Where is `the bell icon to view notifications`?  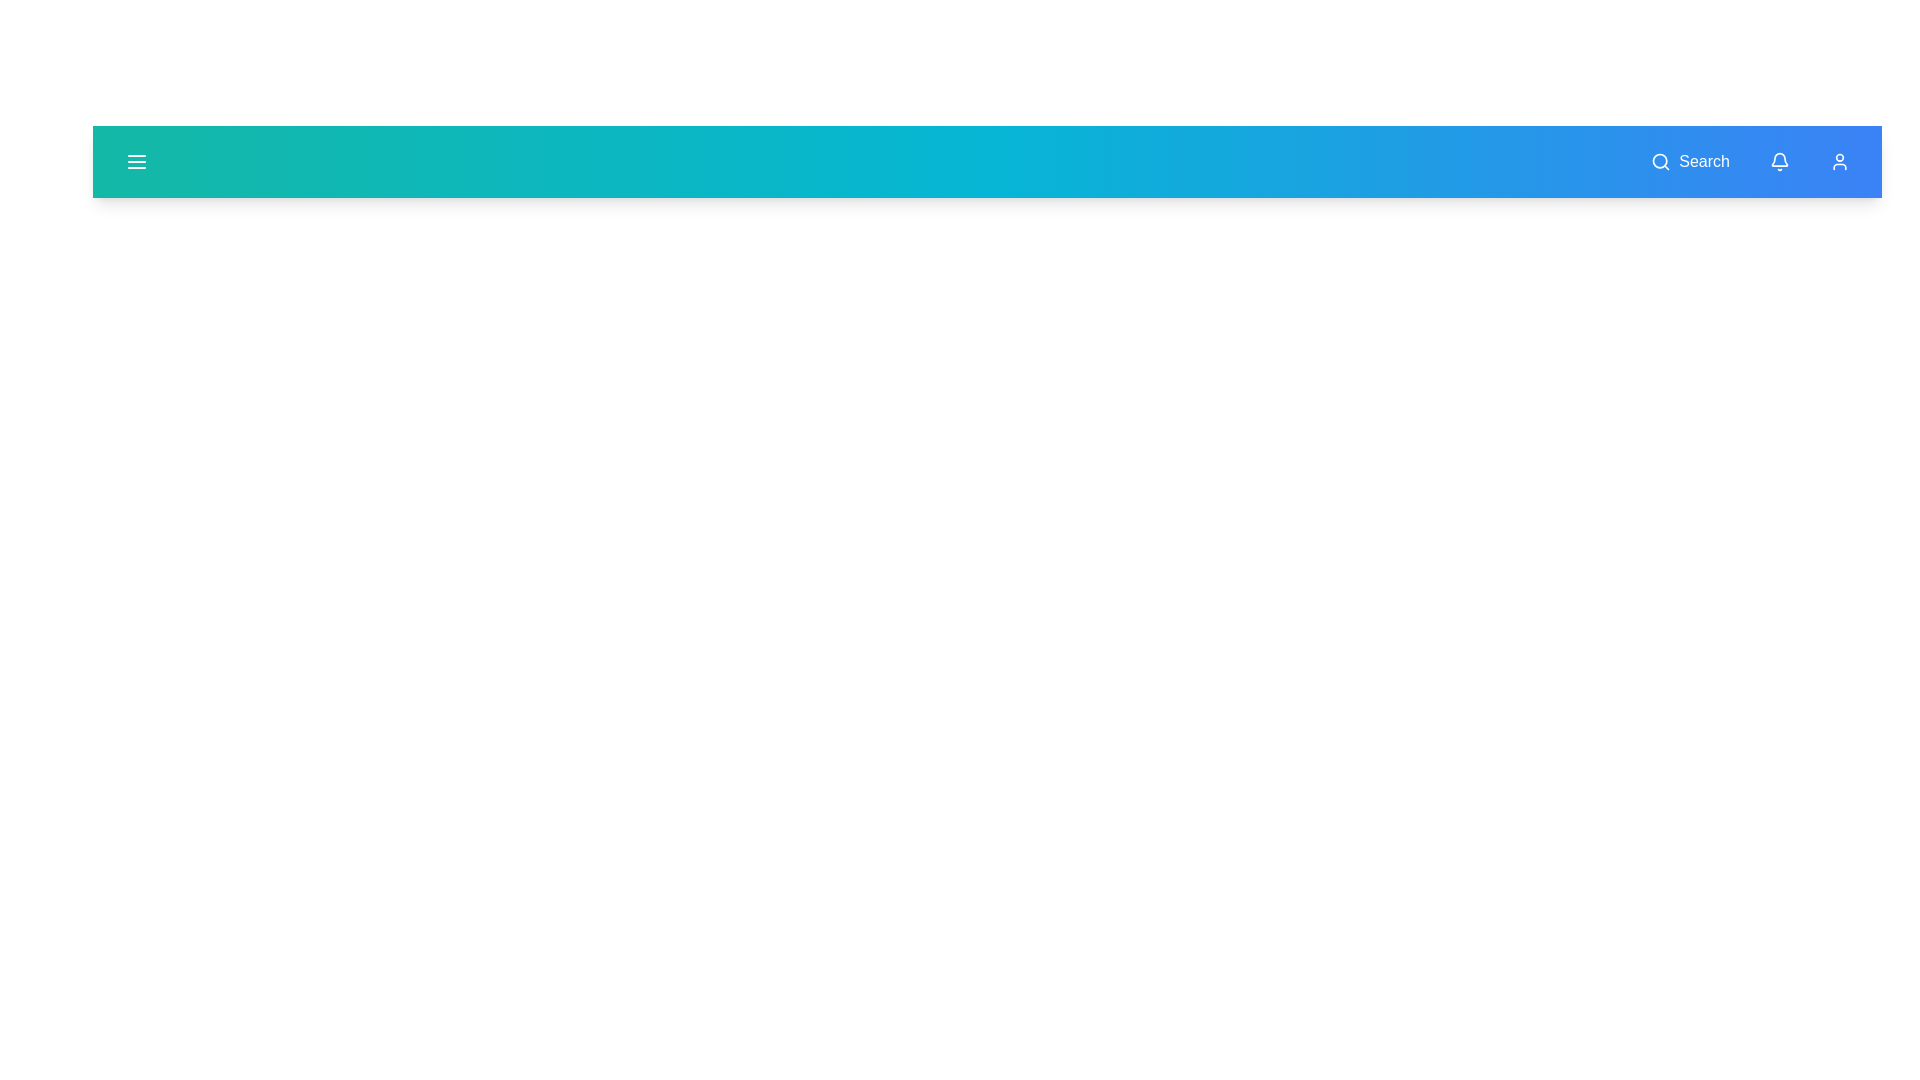 the bell icon to view notifications is located at coordinates (1780, 161).